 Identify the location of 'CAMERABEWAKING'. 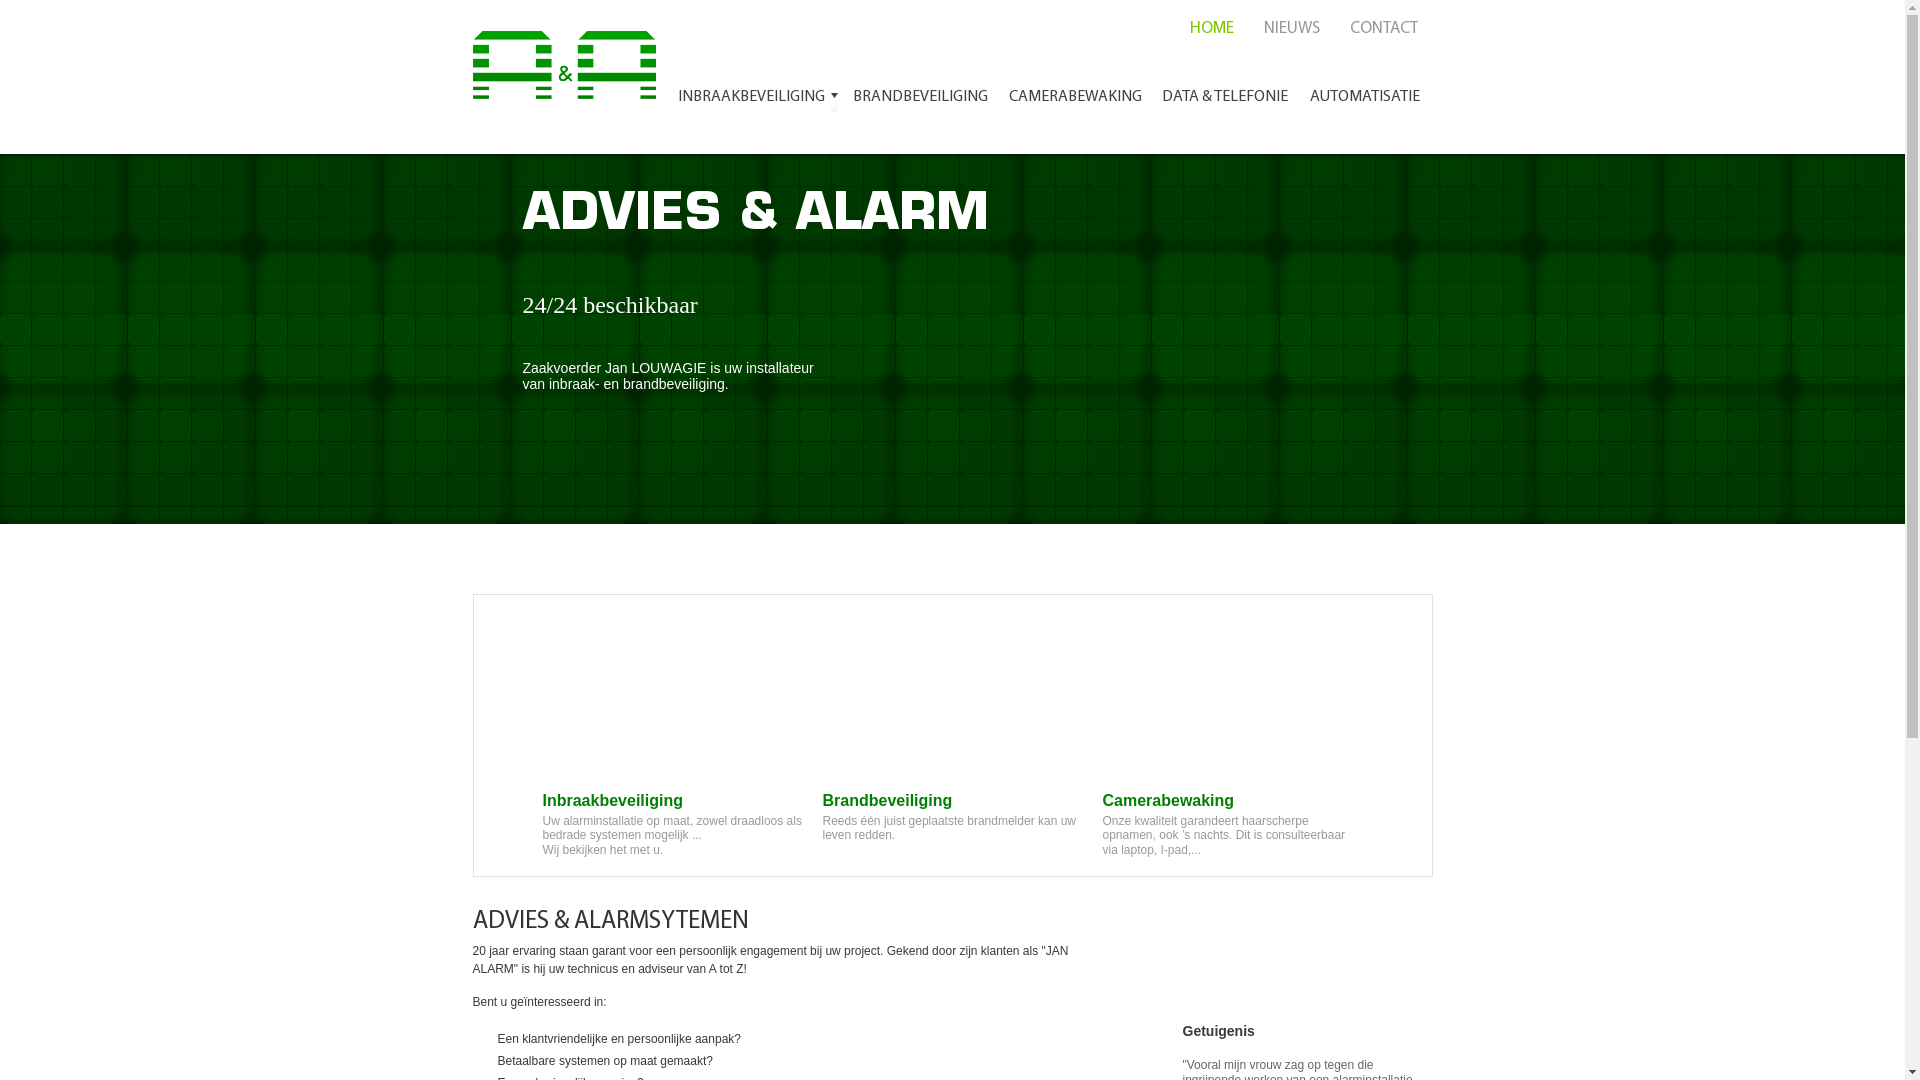
(998, 100).